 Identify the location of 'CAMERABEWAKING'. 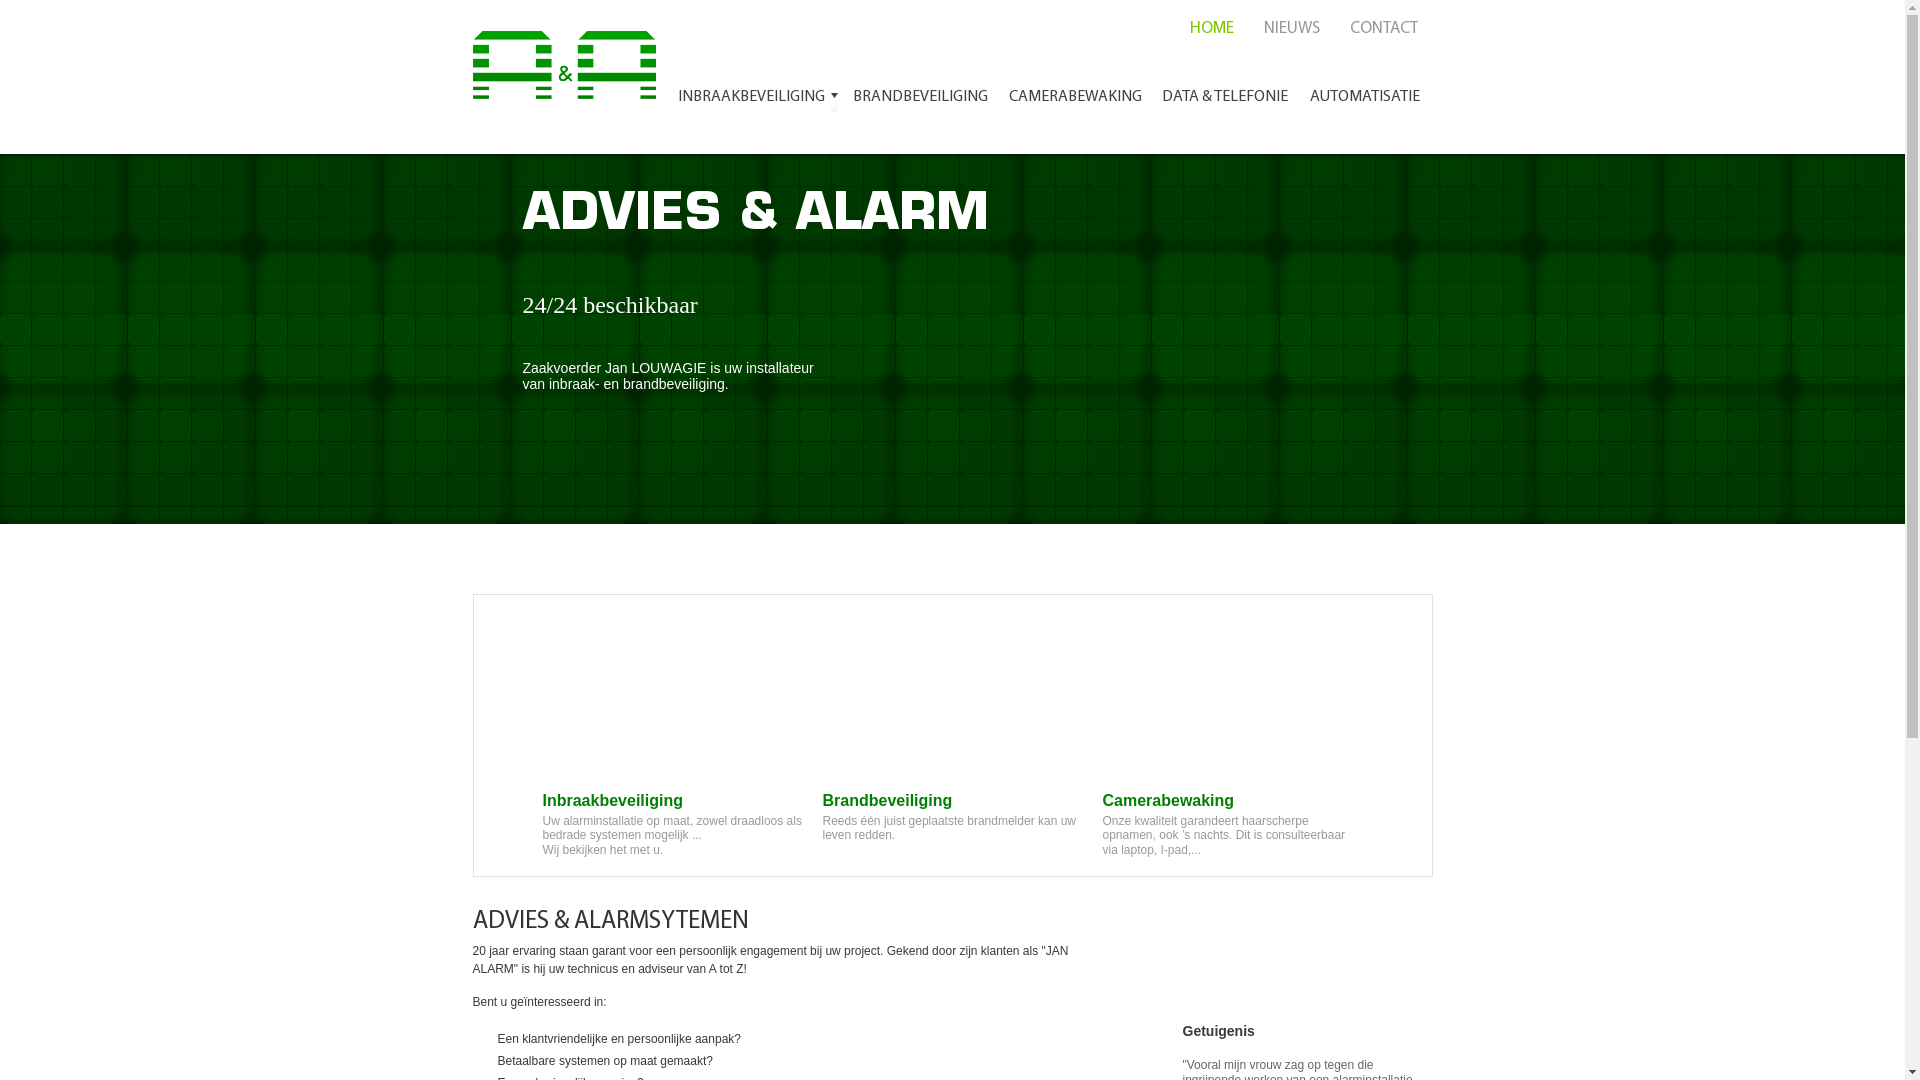
(998, 100).